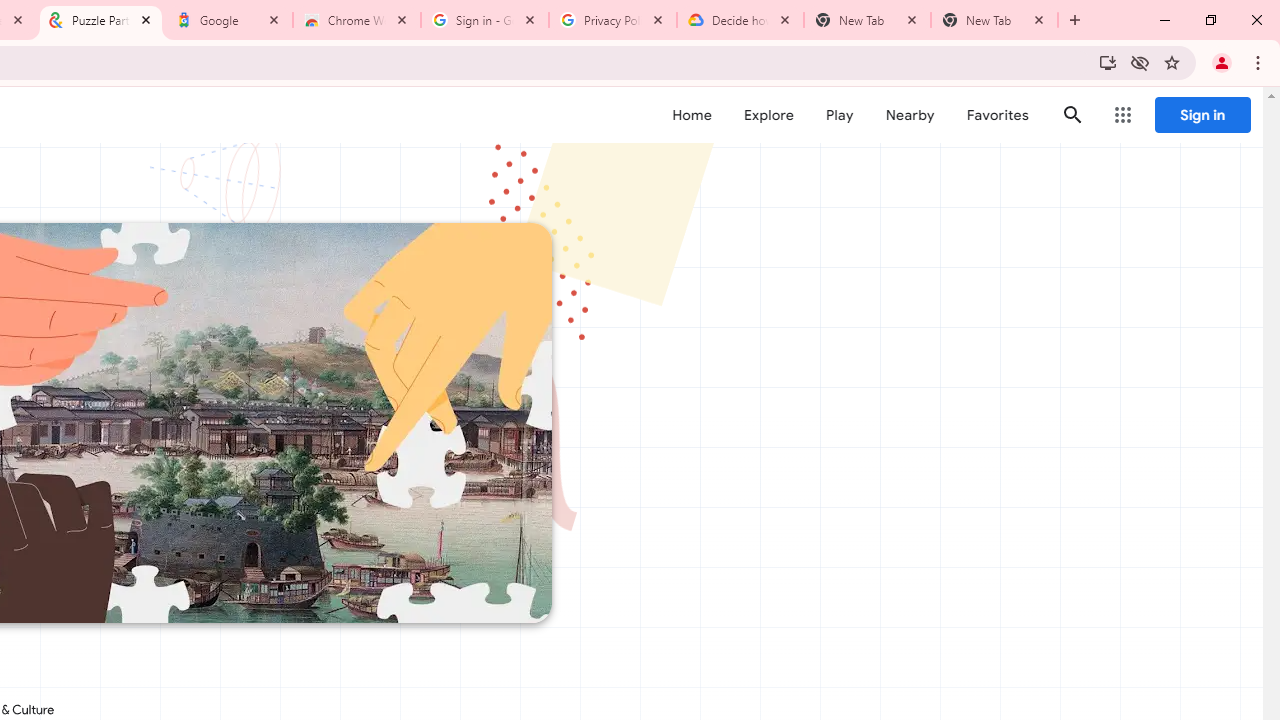 This screenshot has height=720, width=1280. I want to click on 'Nearby', so click(909, 115).